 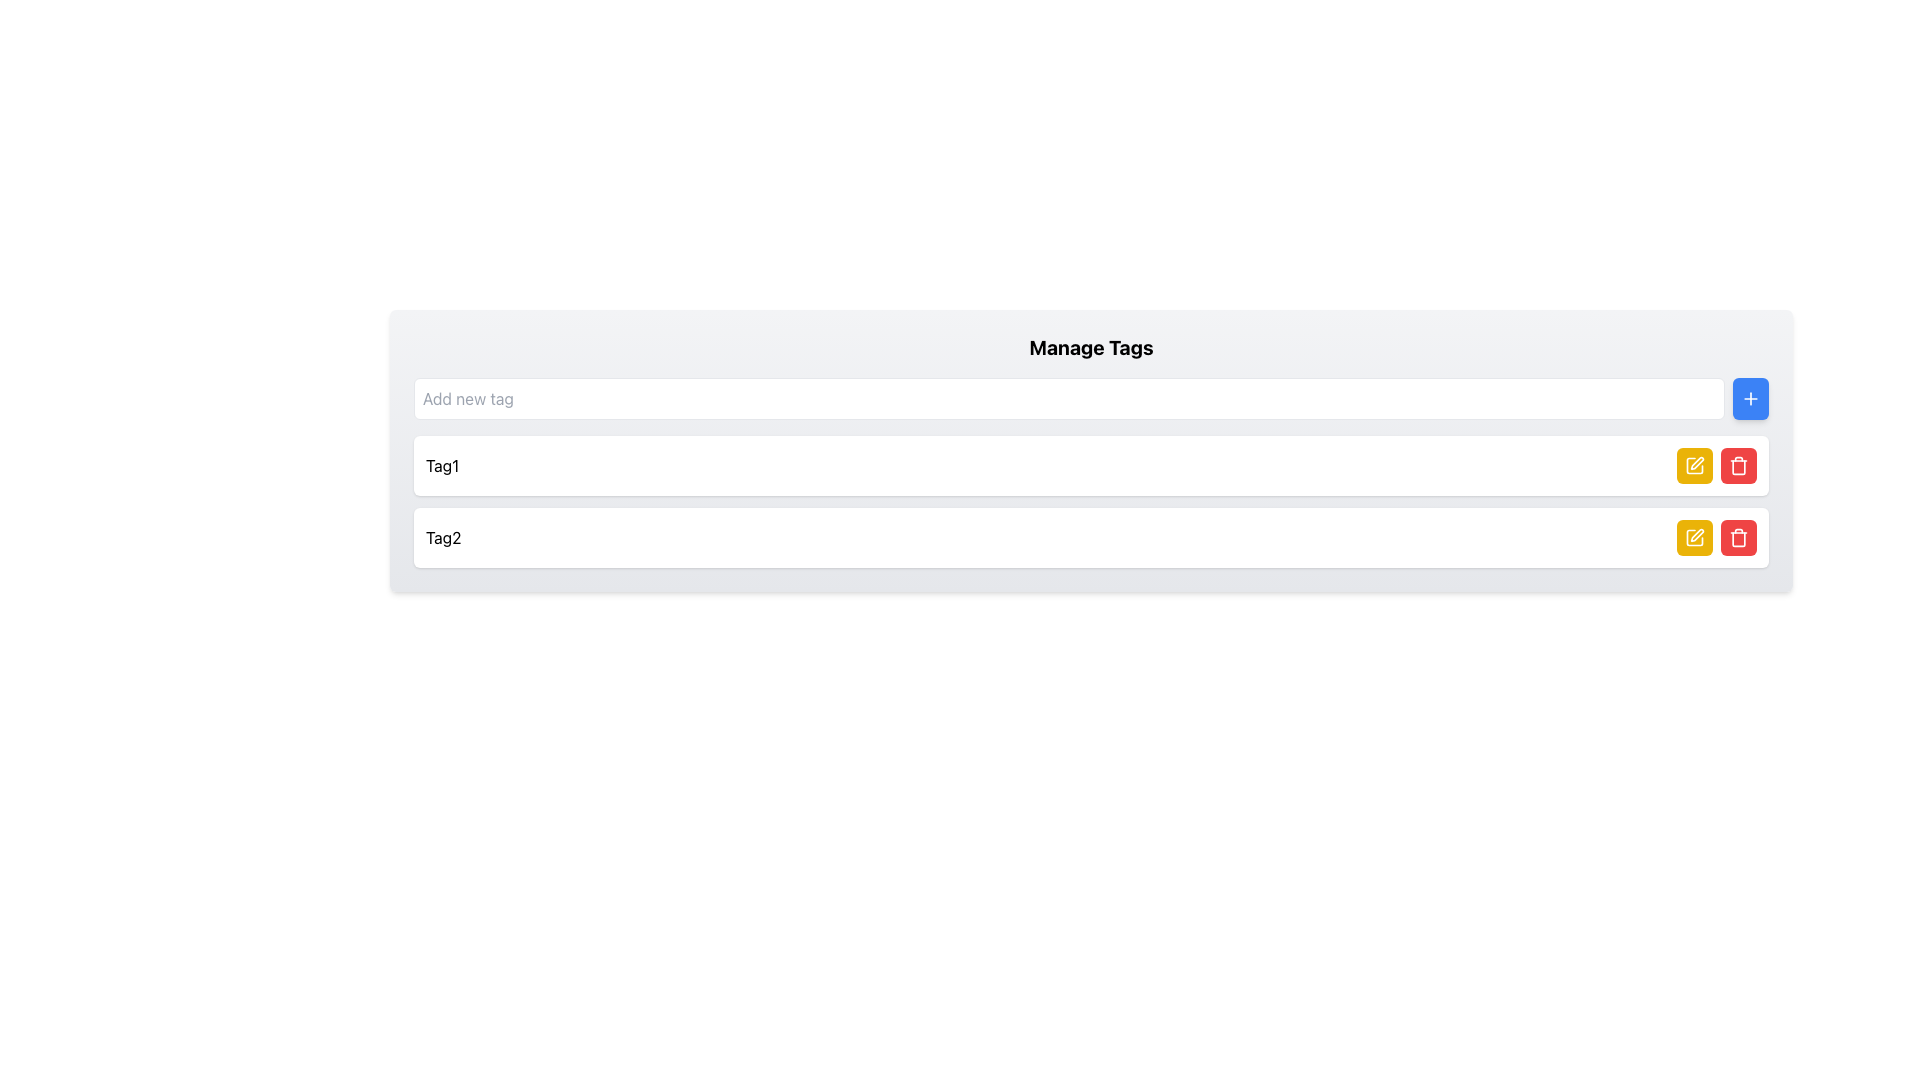 I want to click on the pencil icon button located in the second tag row labeled 'Tag2', so click(x=1693, y=466).